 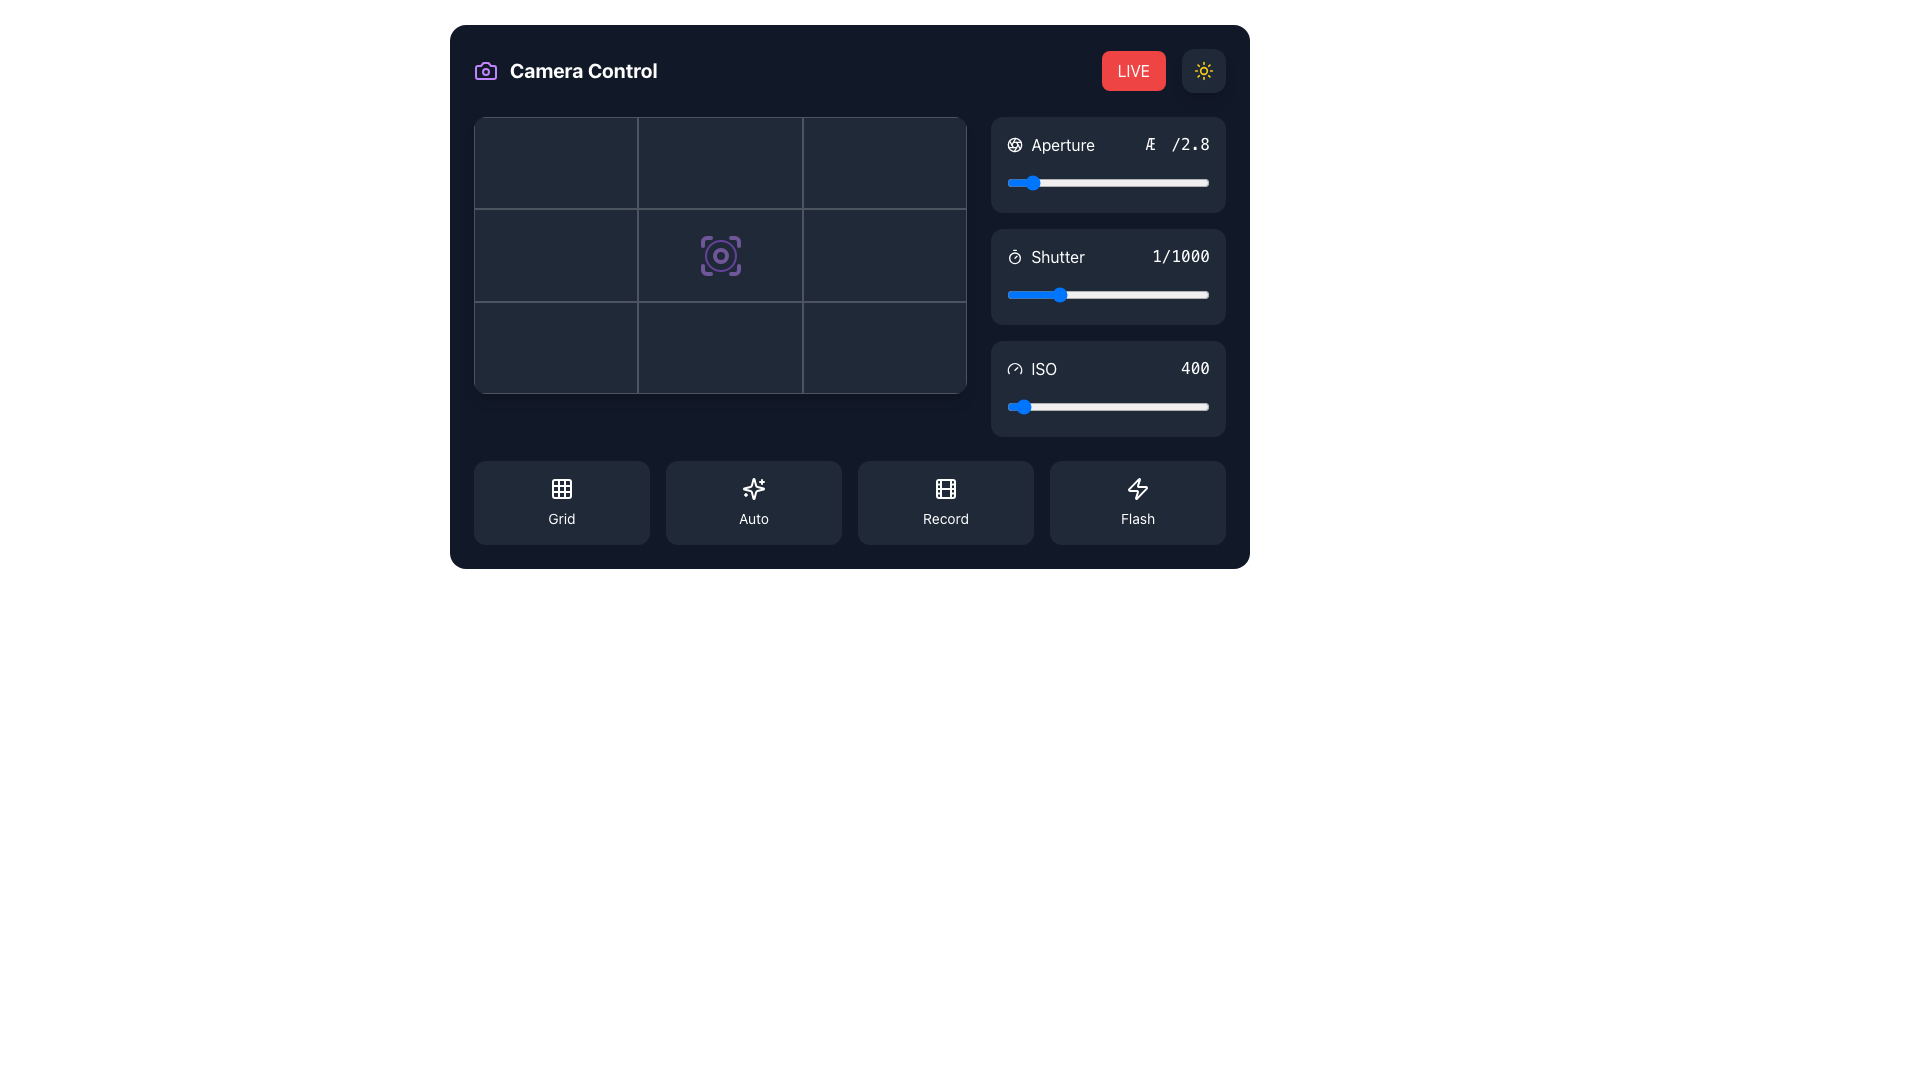 What do you see at coordinates (1110, 294) in the screenshot?
I see `the shutter speed` at bounding box center [1110, 294].